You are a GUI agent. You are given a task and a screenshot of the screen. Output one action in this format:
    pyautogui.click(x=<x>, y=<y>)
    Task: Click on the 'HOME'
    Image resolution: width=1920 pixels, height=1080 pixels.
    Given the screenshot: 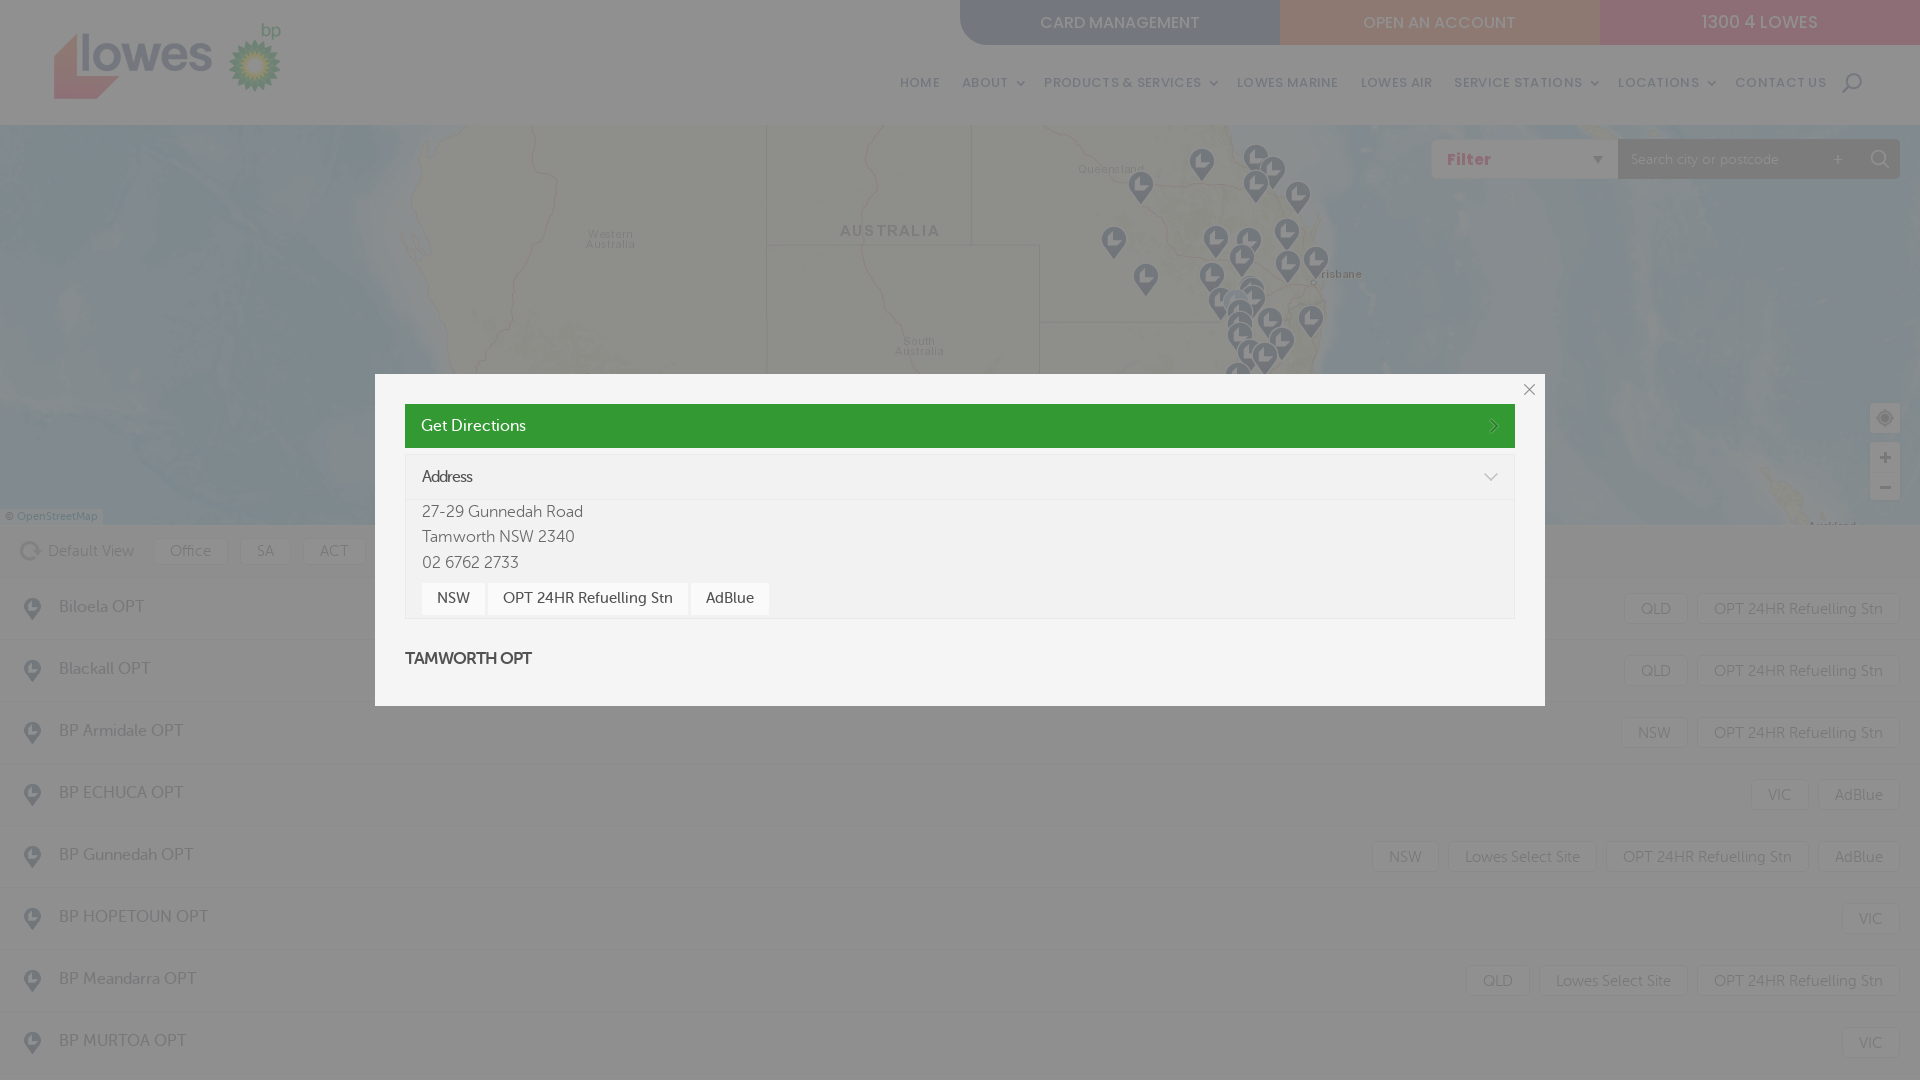 What is the action you would take?
    pyautogui.click(x=919, y=82)
    